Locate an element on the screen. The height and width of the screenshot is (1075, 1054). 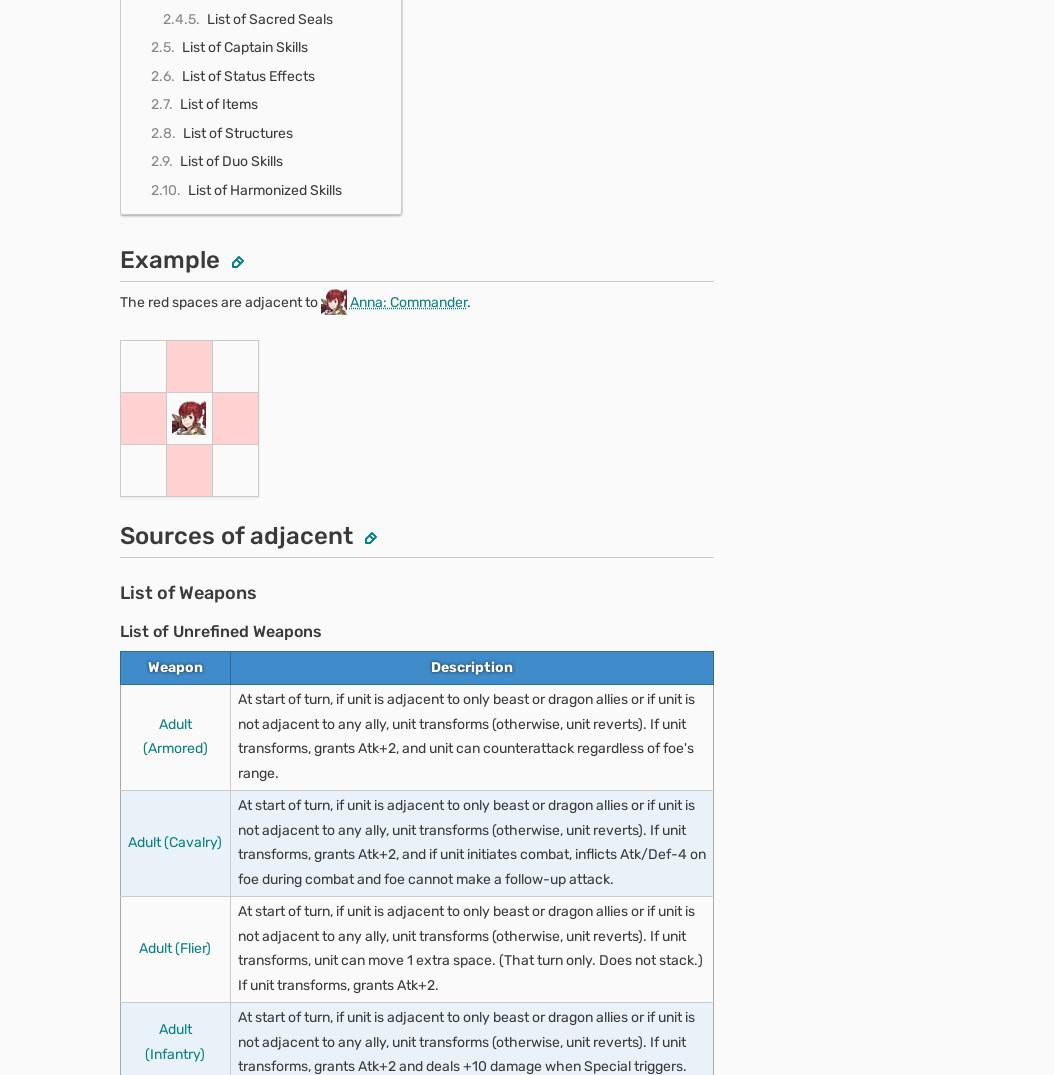
'Odd Def Wave 3' is located at coordinates (208, 991).